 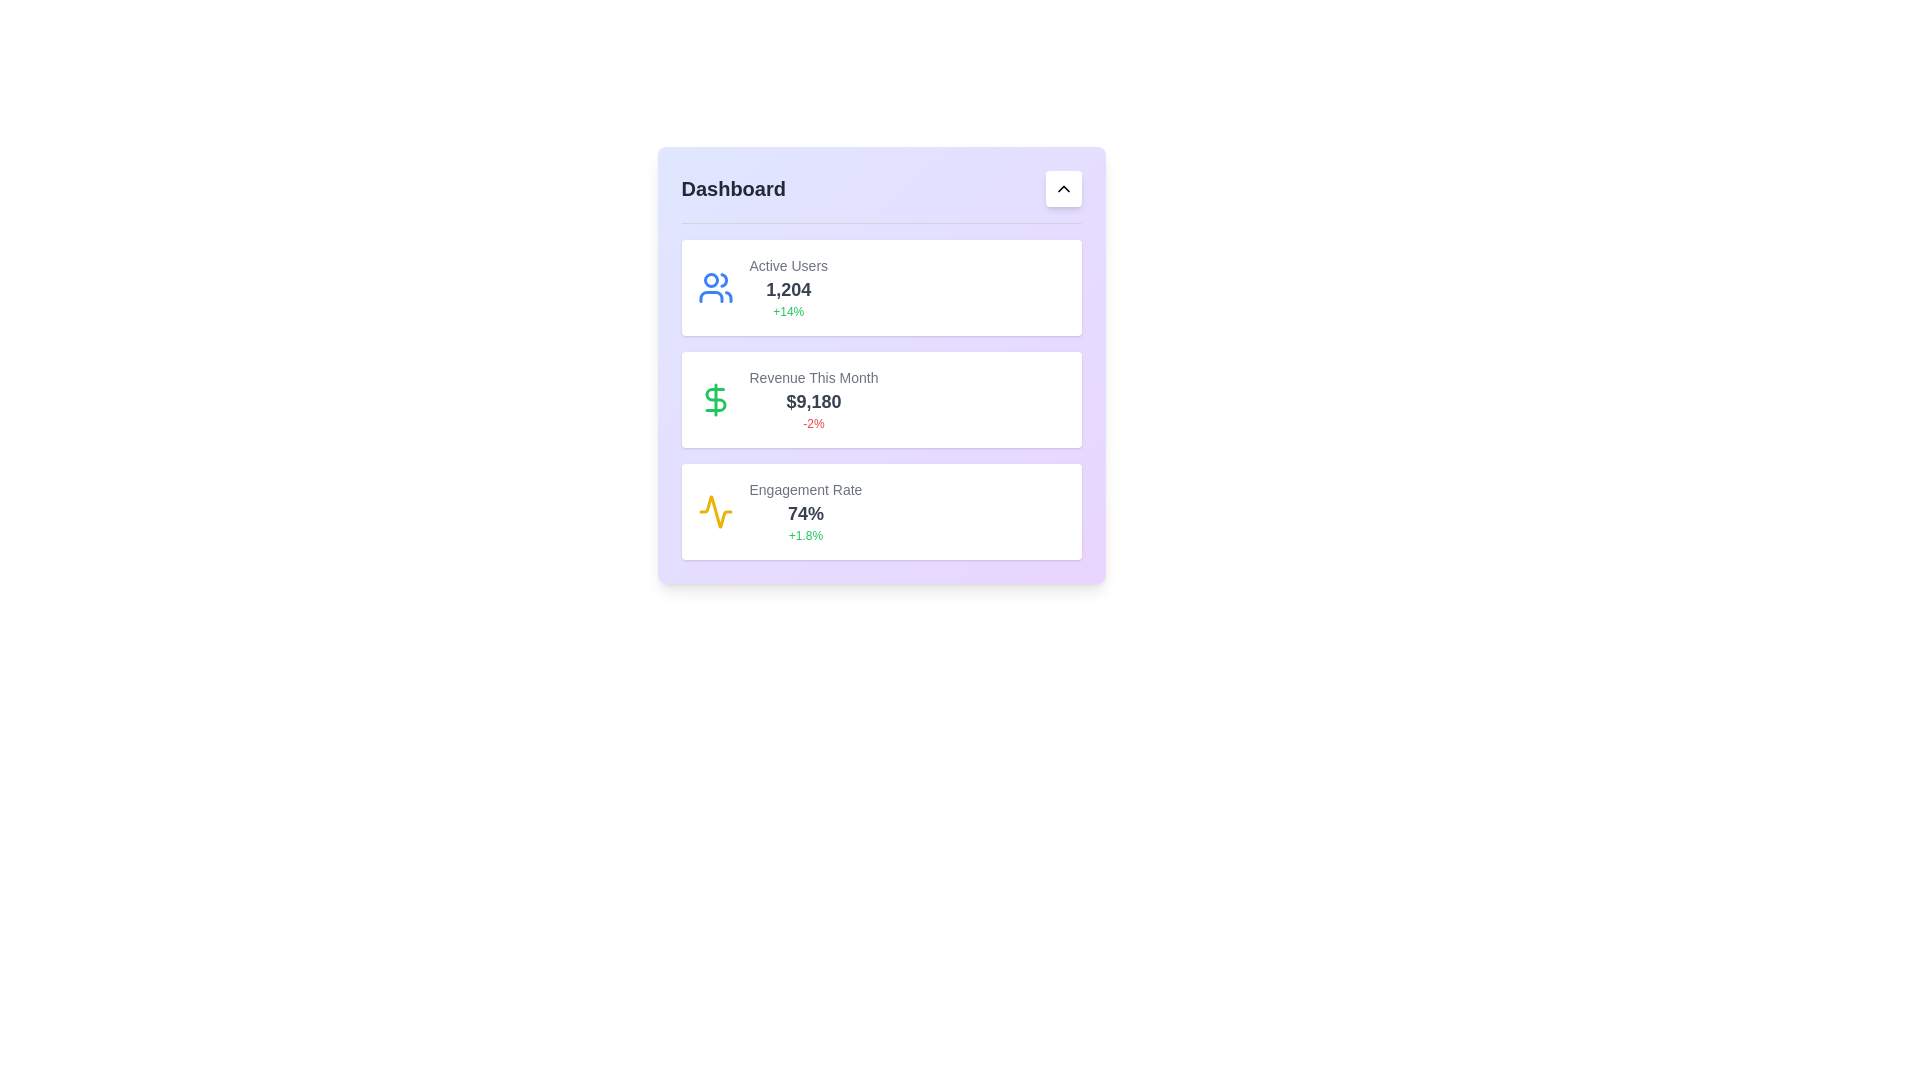 What do you see at coordinates (715, 400) in the screenshot?
I see `the green dollar sign icon located to the left of the 'Revenue This Month' text, which displays a monetary value and percentage change` at bounding box center [715, 400].